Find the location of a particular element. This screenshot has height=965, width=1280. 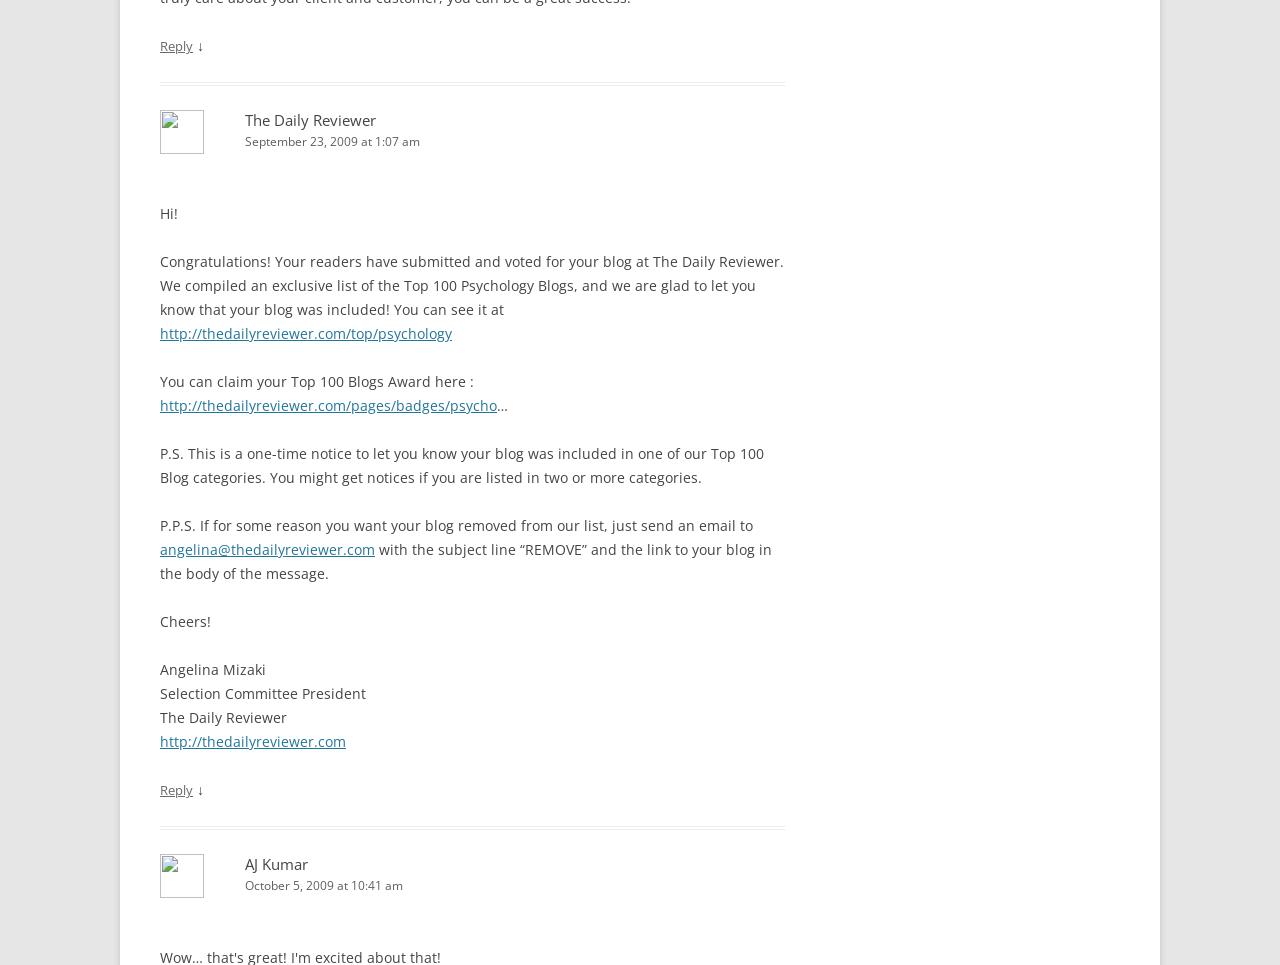

'October 5, 2009 at 10:41 am' is located at coordinates (323, 884).